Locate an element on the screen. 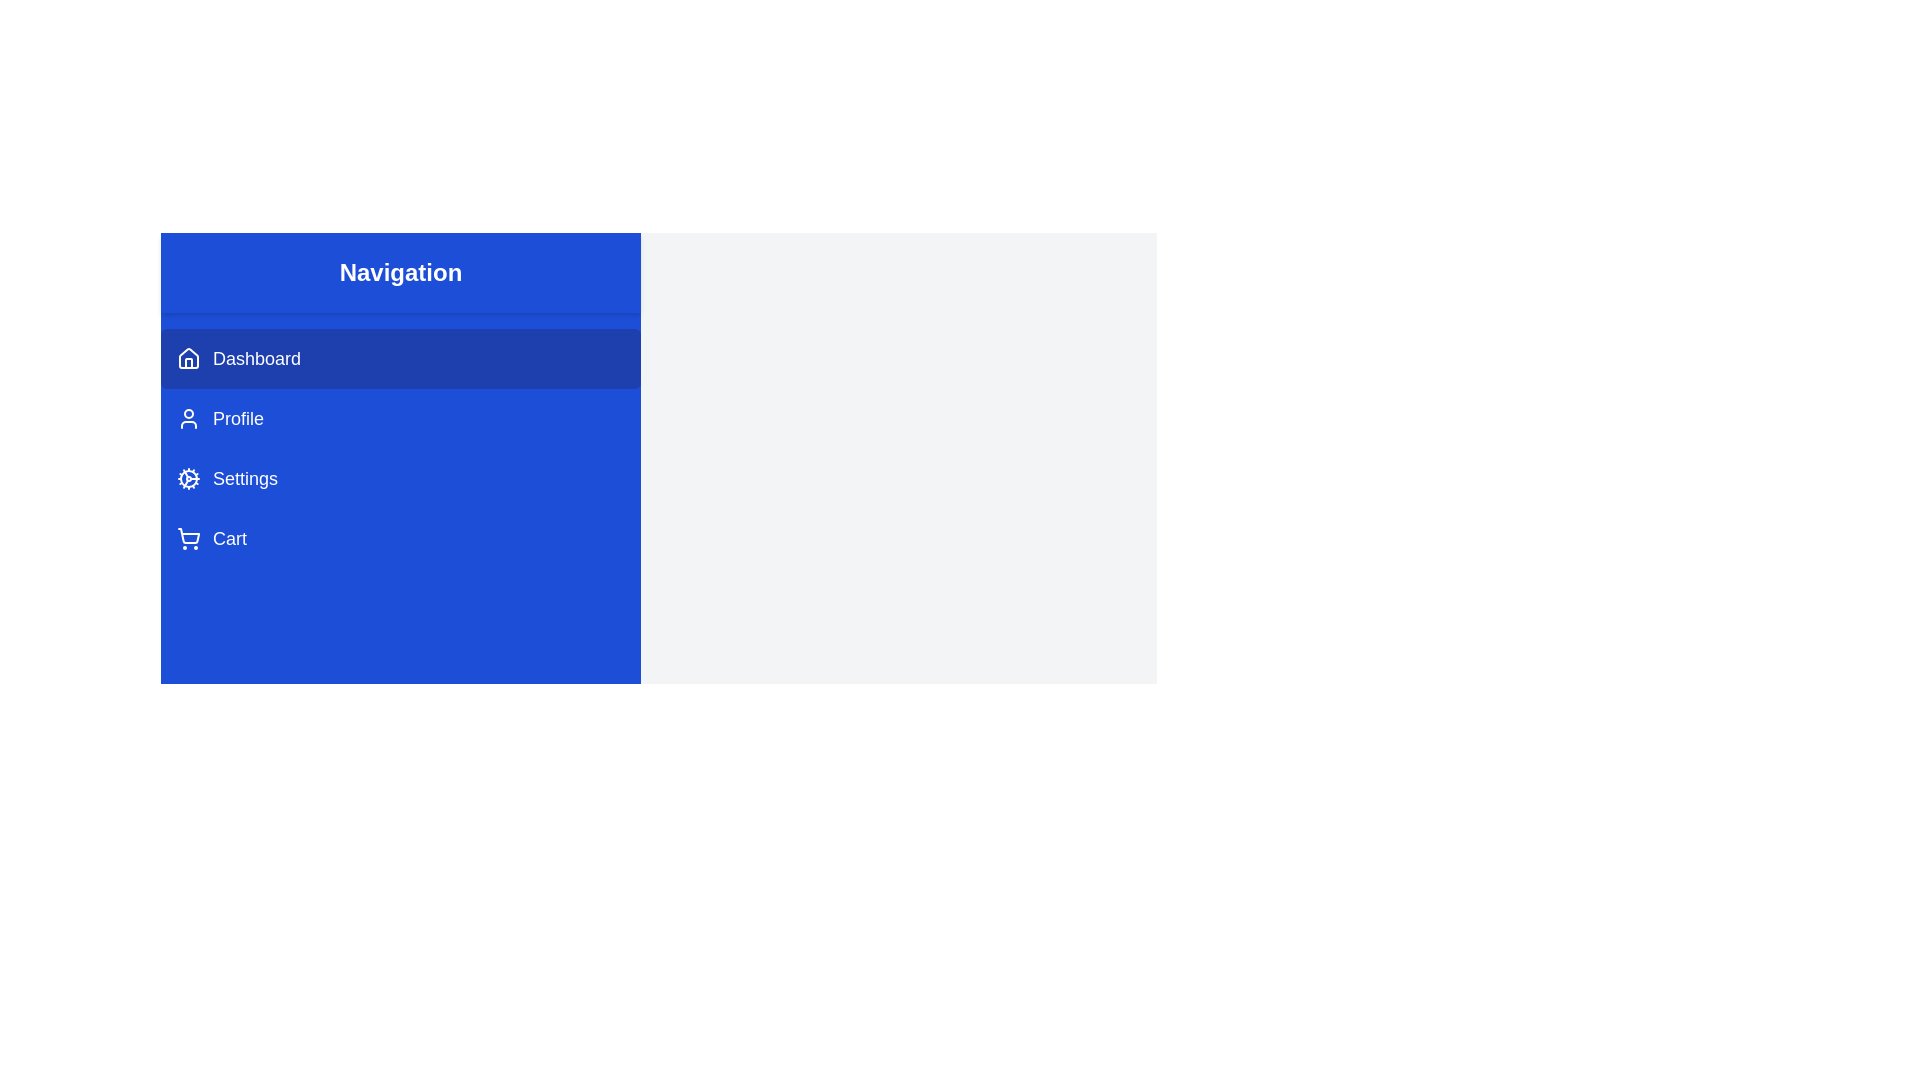 This screenshot has height=1080, width=1920. the 'Settings' item in the vertical list menu using keyboard navigation is located at coordinates (400, 447).